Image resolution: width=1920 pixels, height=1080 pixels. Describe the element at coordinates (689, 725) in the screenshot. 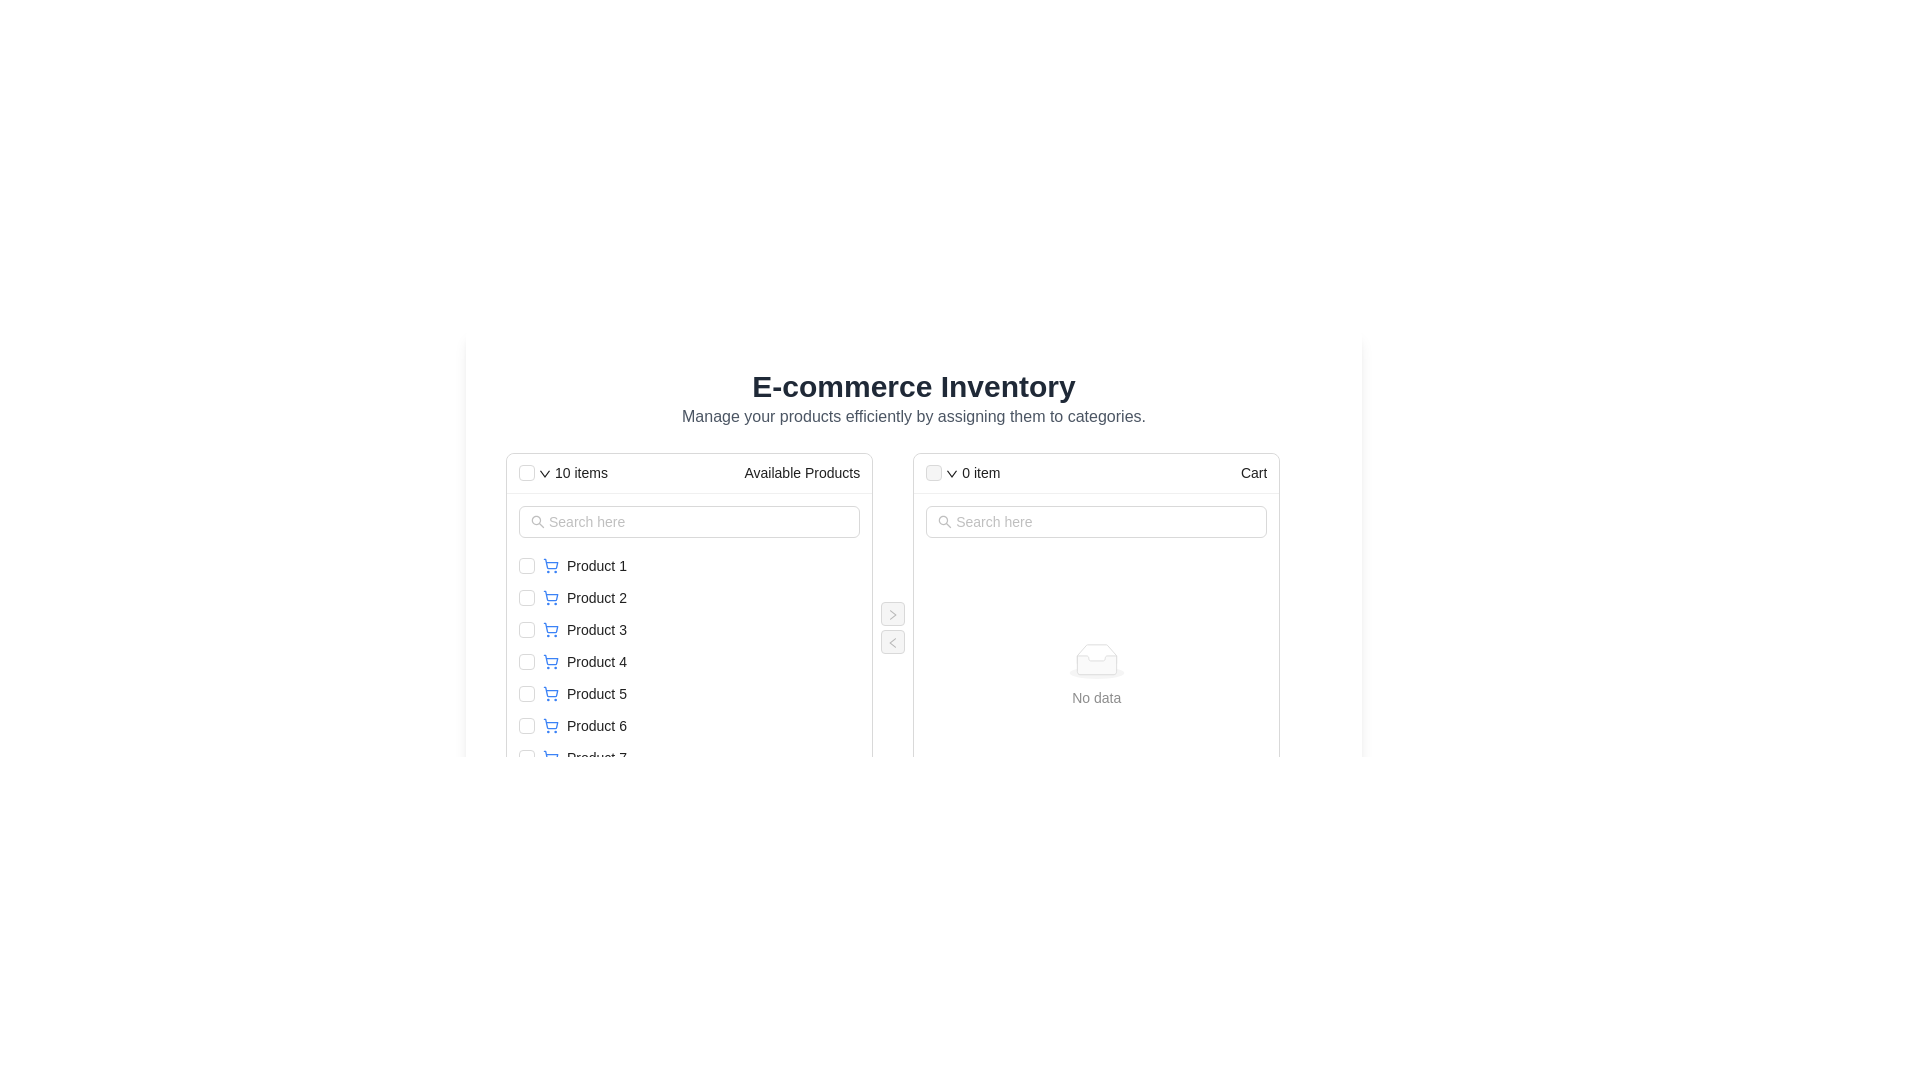

I see `the checkbox of the selectable list item for 'Product 6'` at that location.